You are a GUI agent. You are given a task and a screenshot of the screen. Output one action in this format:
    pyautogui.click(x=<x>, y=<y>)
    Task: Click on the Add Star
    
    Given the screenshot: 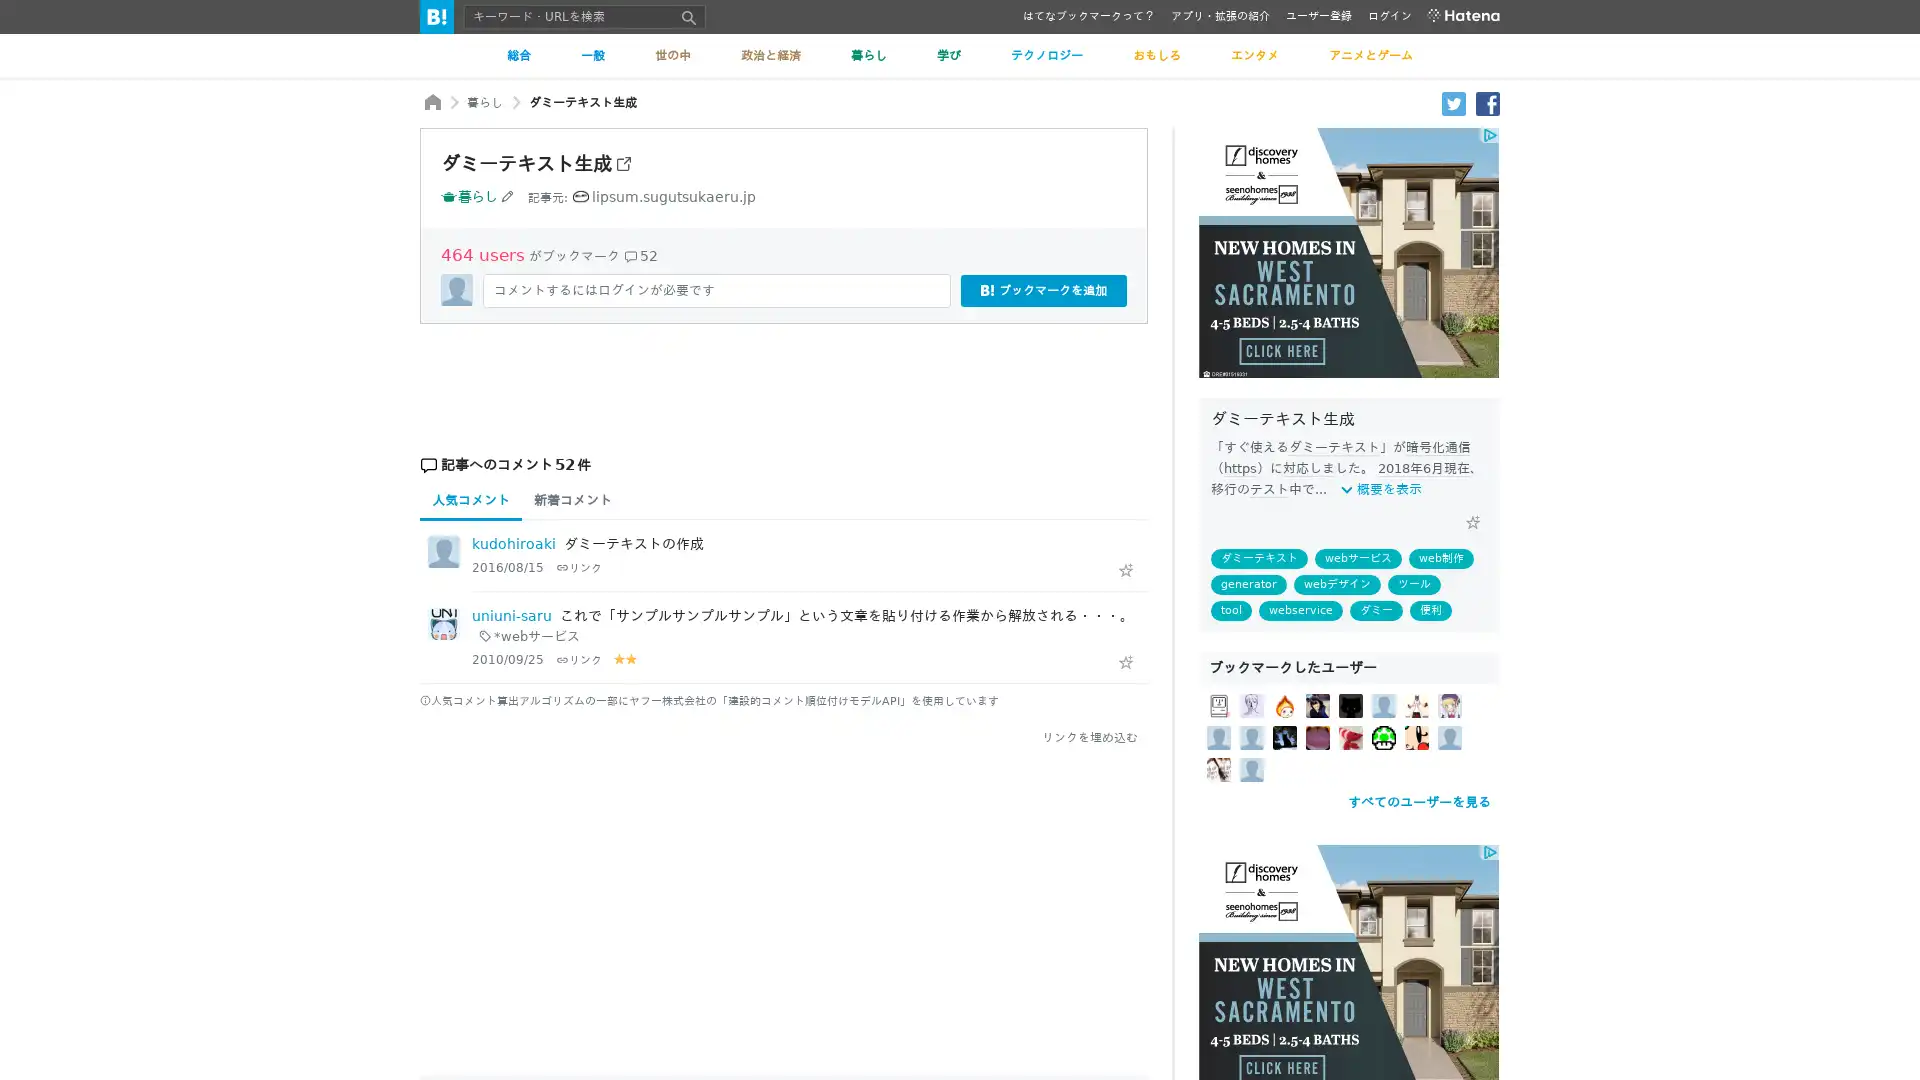 What is the action you would take?
    pyautogui.click(x=1126, y=570)
    